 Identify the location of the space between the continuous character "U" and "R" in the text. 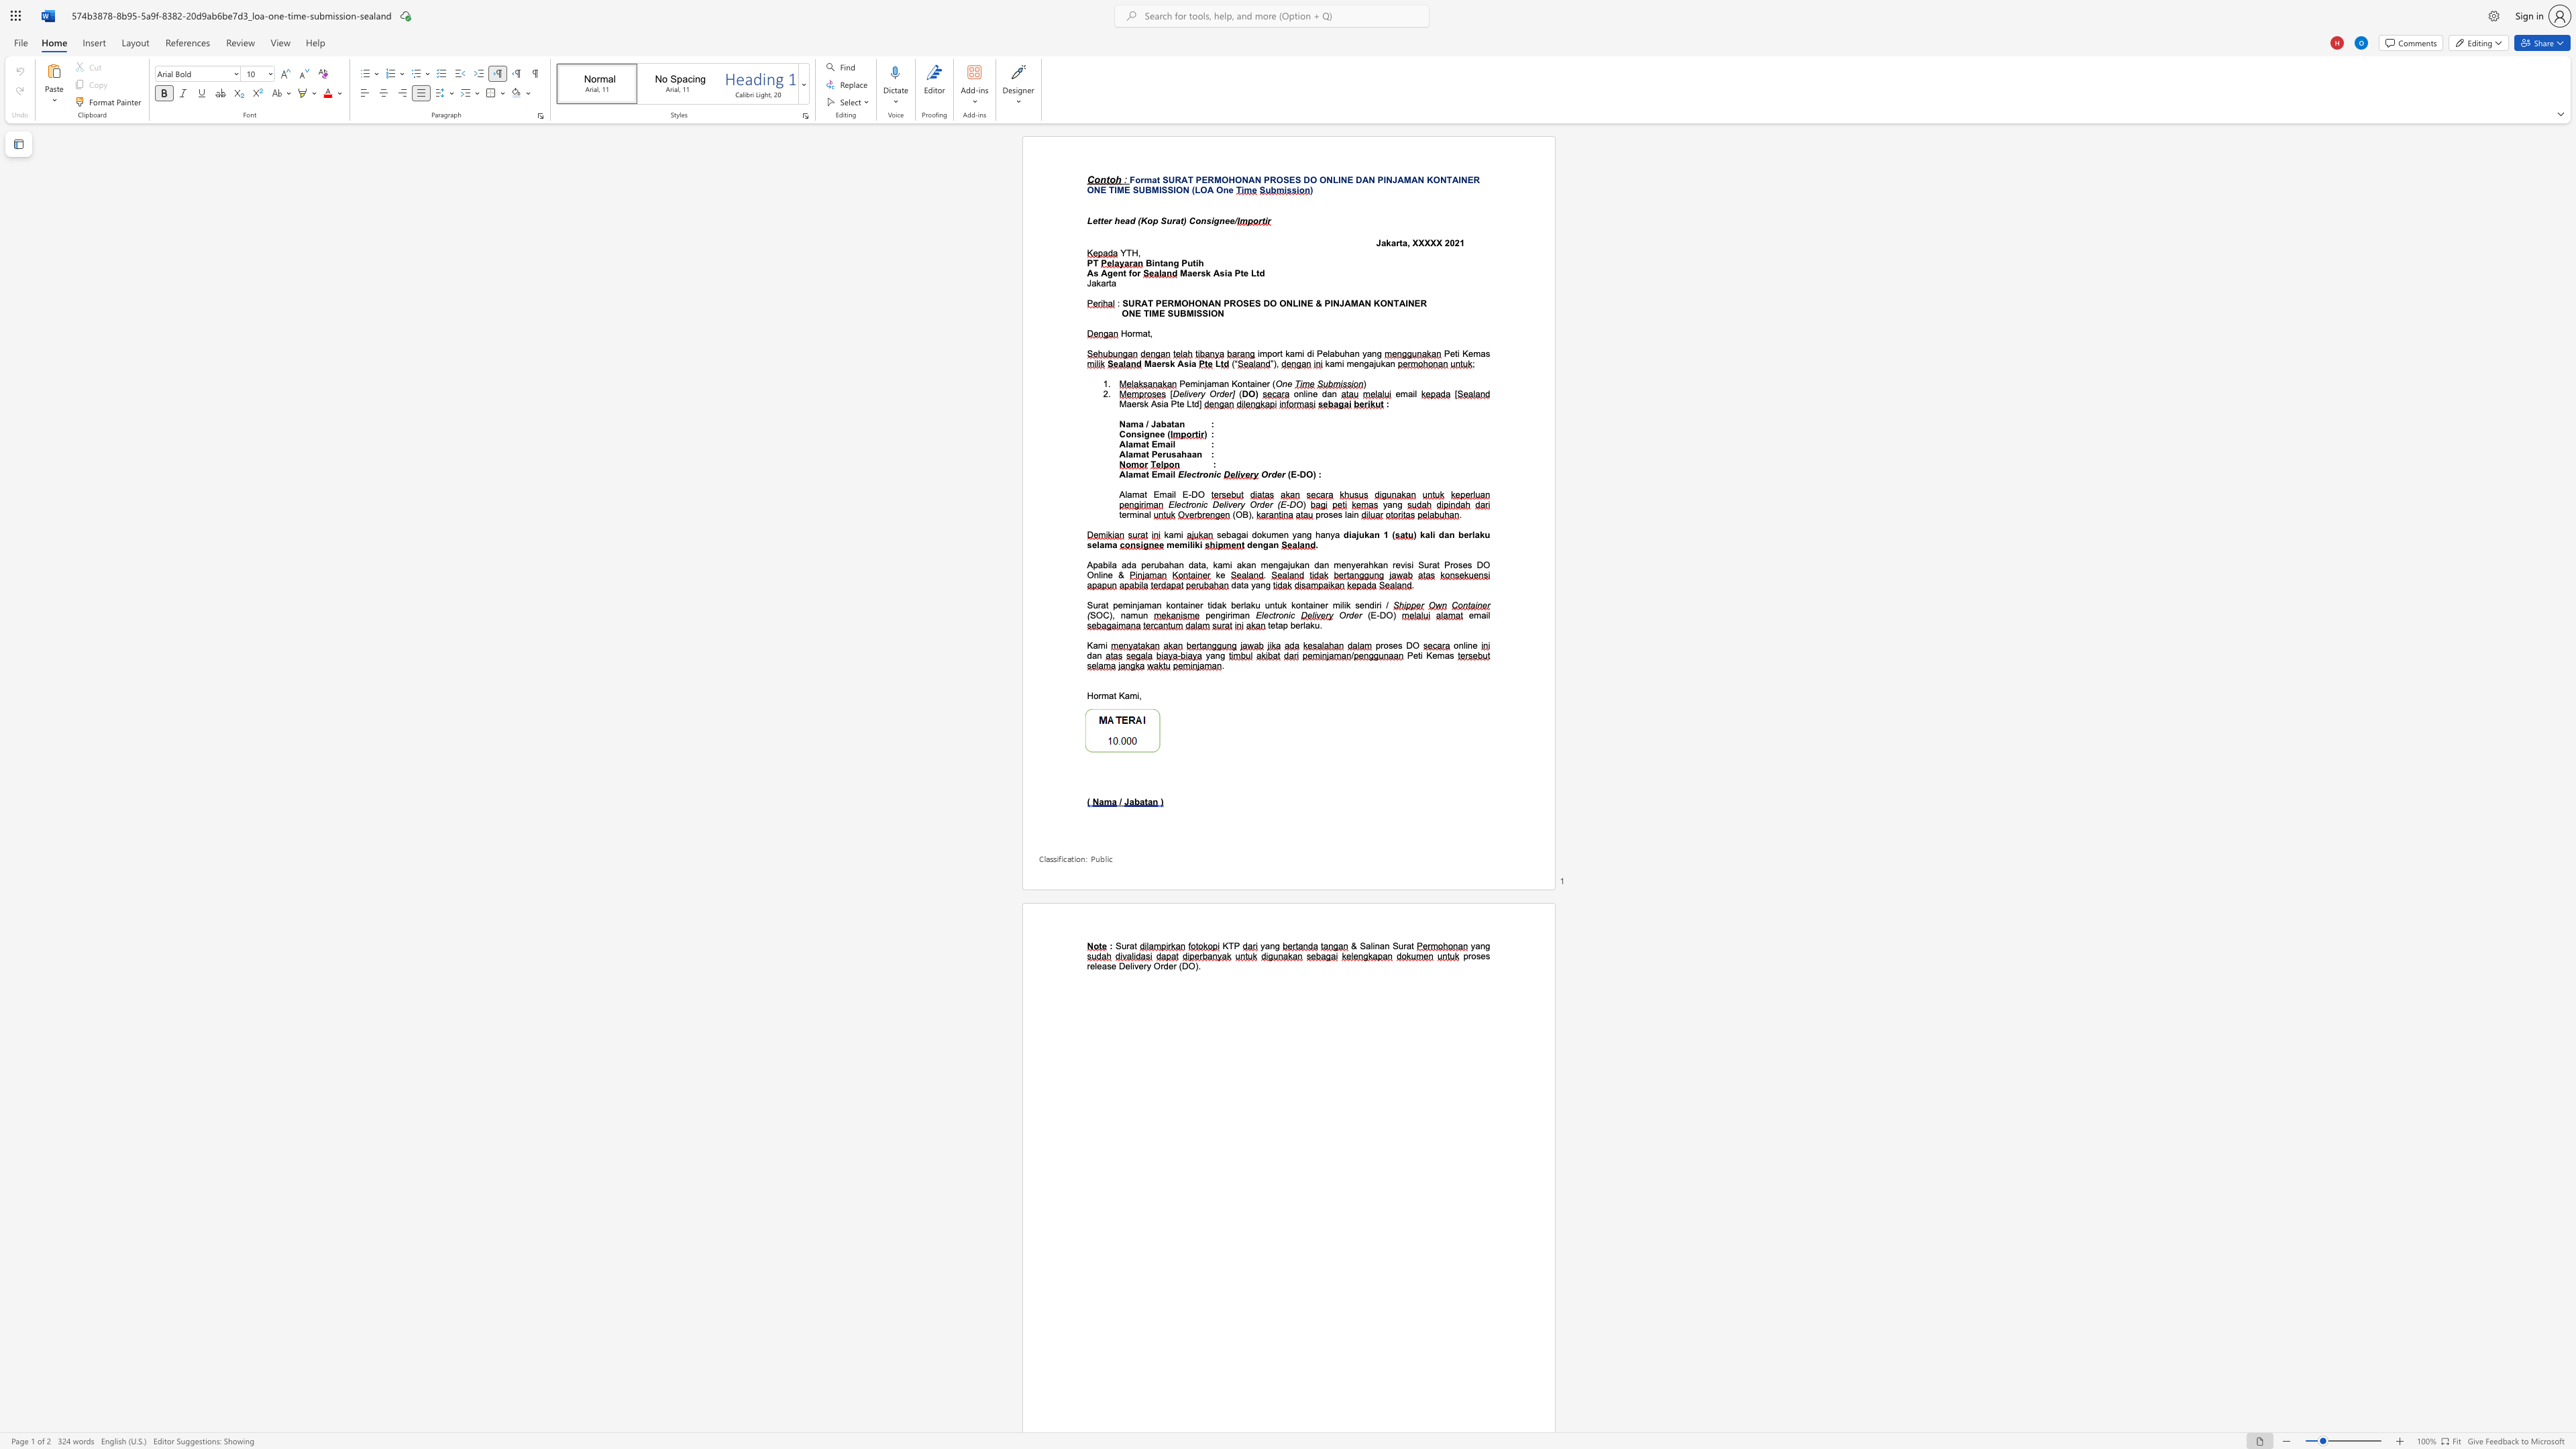
(1133, 303).